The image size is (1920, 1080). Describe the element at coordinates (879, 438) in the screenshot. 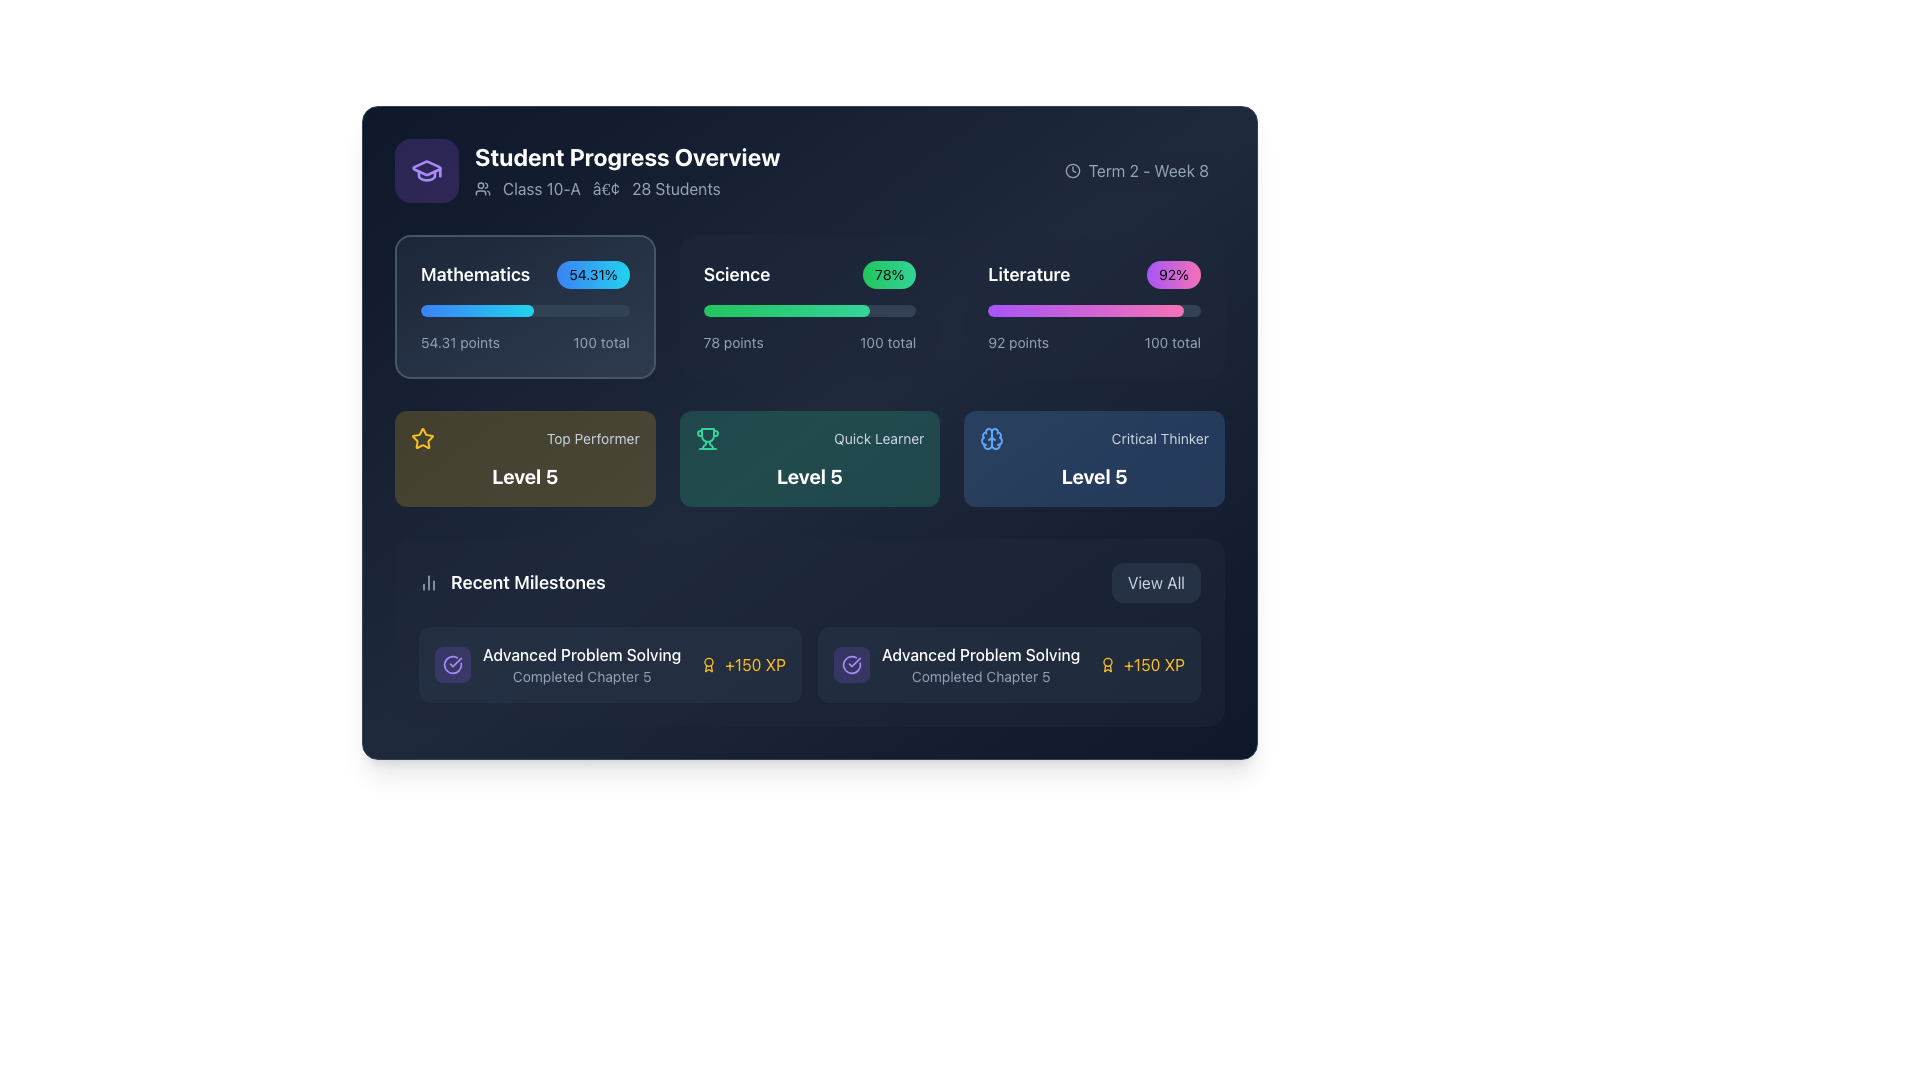

I see `the 'Quick Learner' static text label that signifies an earned title or badge, located in the center of the 'Level 5' green card` at that location.